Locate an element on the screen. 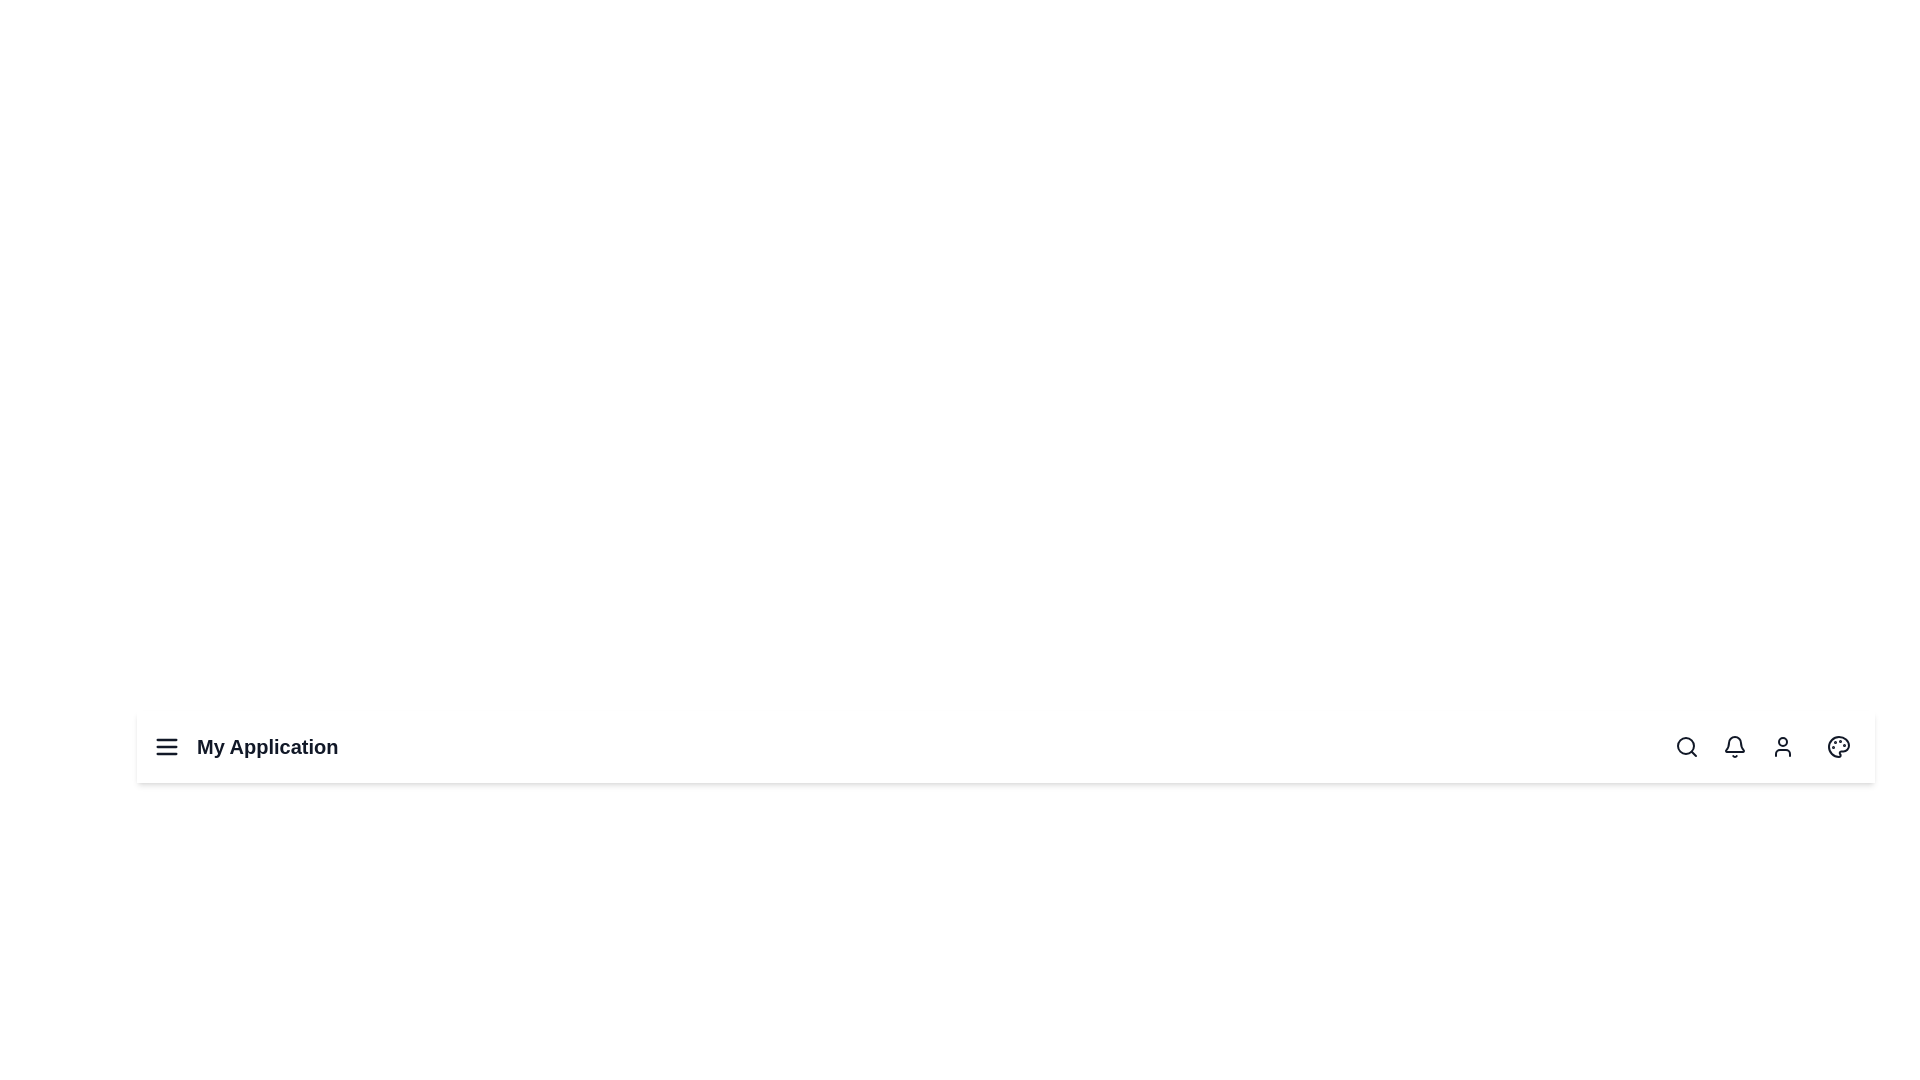  the bell icon to check for notifications is located at coordinates (1733, 747).